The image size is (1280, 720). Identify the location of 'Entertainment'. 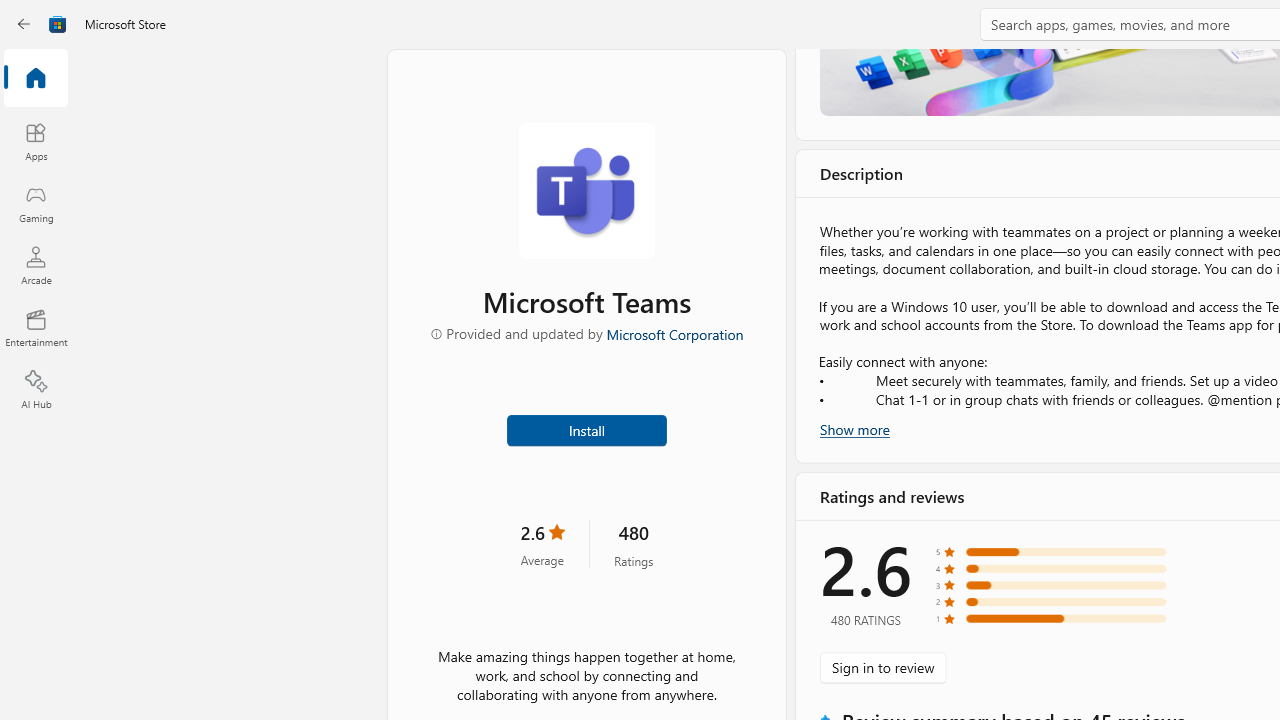
(35, 326).